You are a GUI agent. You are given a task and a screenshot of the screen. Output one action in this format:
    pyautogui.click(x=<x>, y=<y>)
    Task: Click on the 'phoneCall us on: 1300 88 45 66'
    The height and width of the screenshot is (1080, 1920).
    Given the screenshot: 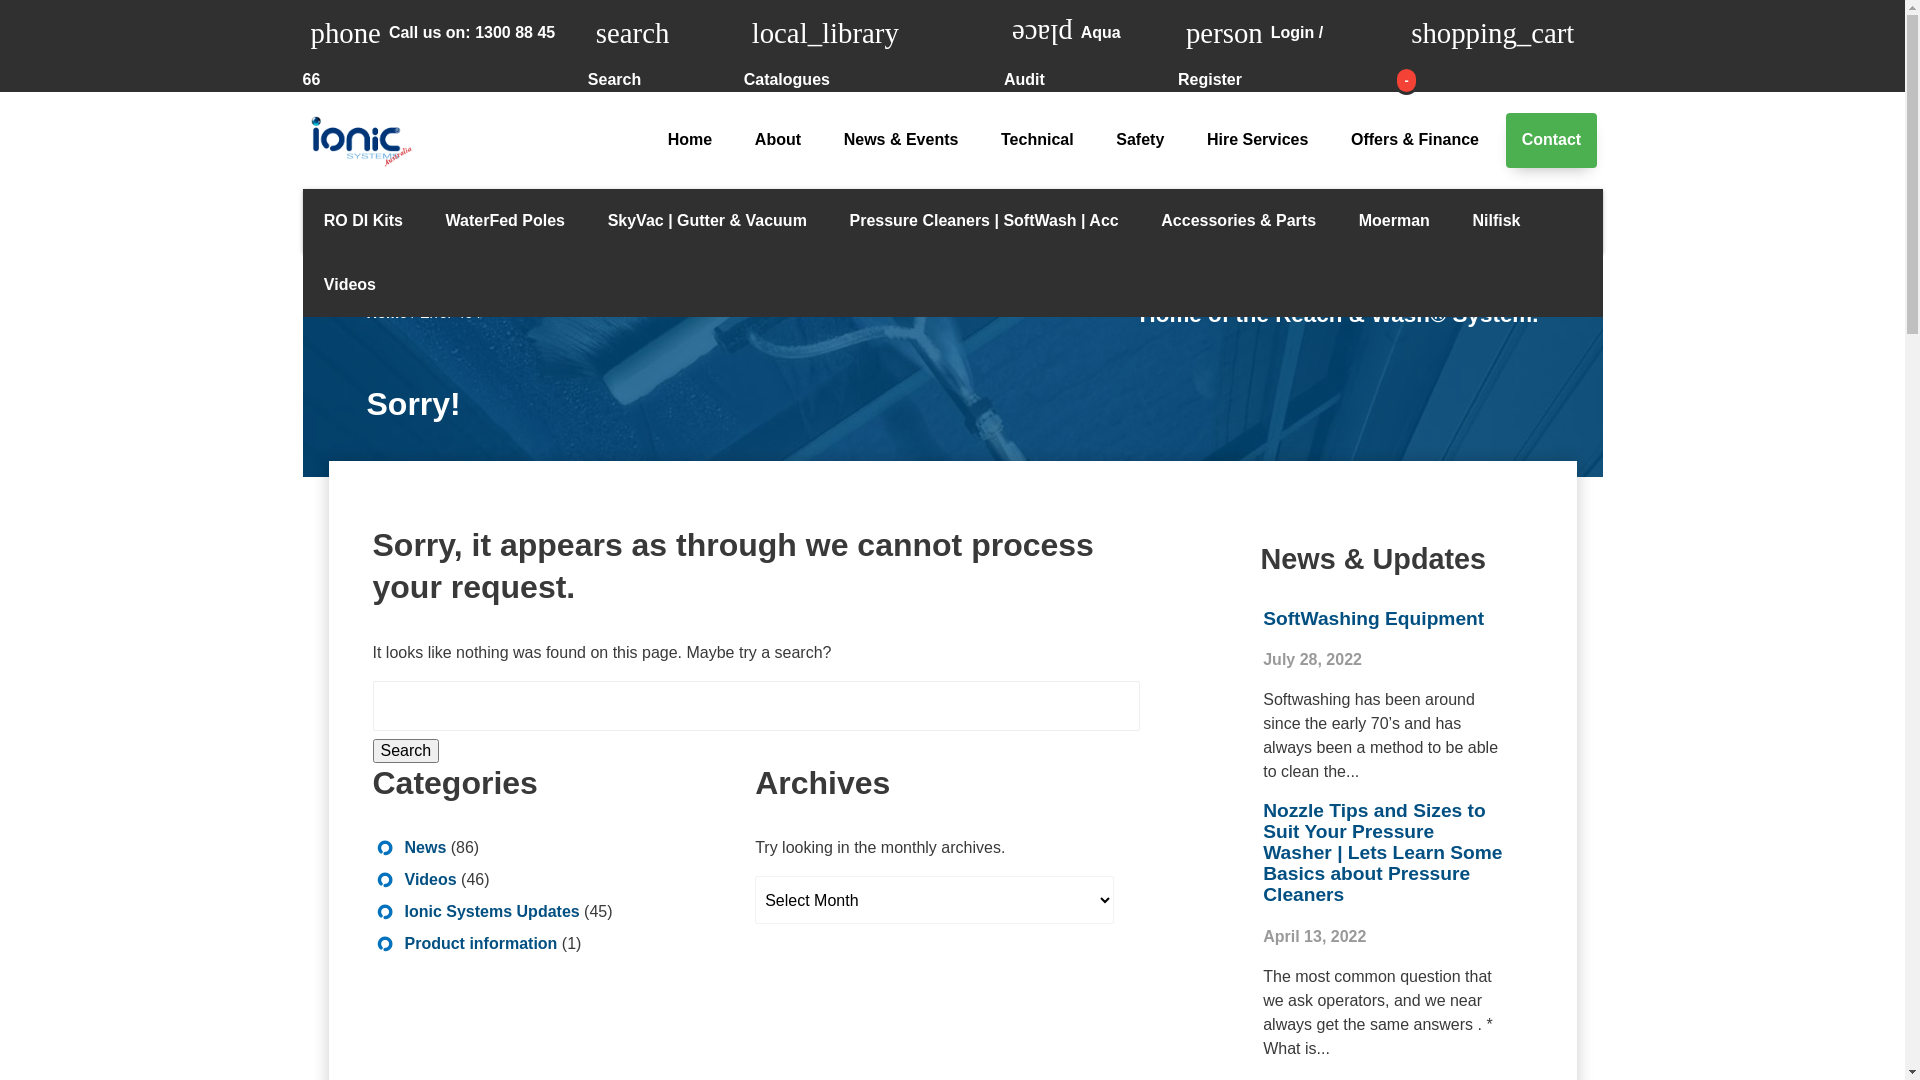 What is the action you would take?
    pyautogui.click(x=301, y=45)
    